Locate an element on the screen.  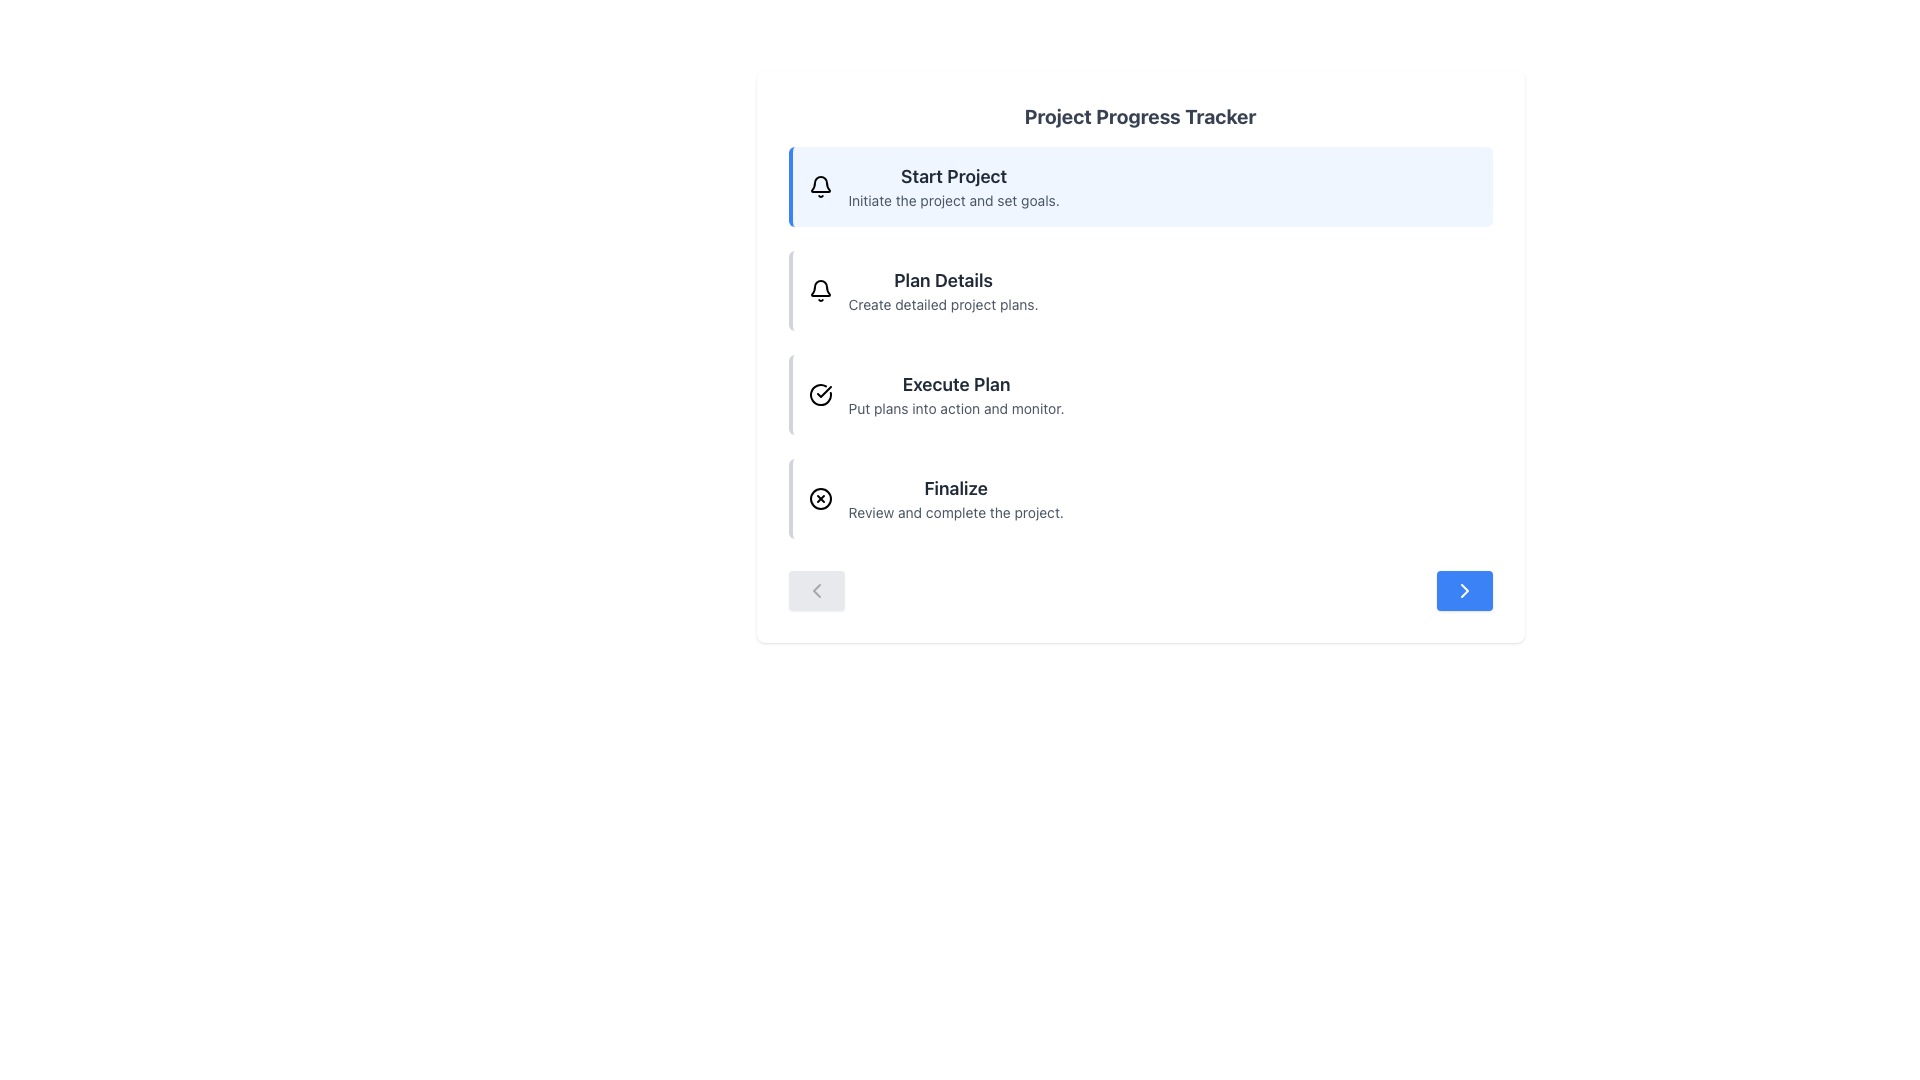
the bold textual header labeled 'Start Project' that appears in large font size with dark gray color on a light blue background, located at the top left of a list within the main content section is located at coordinates (953, 176).